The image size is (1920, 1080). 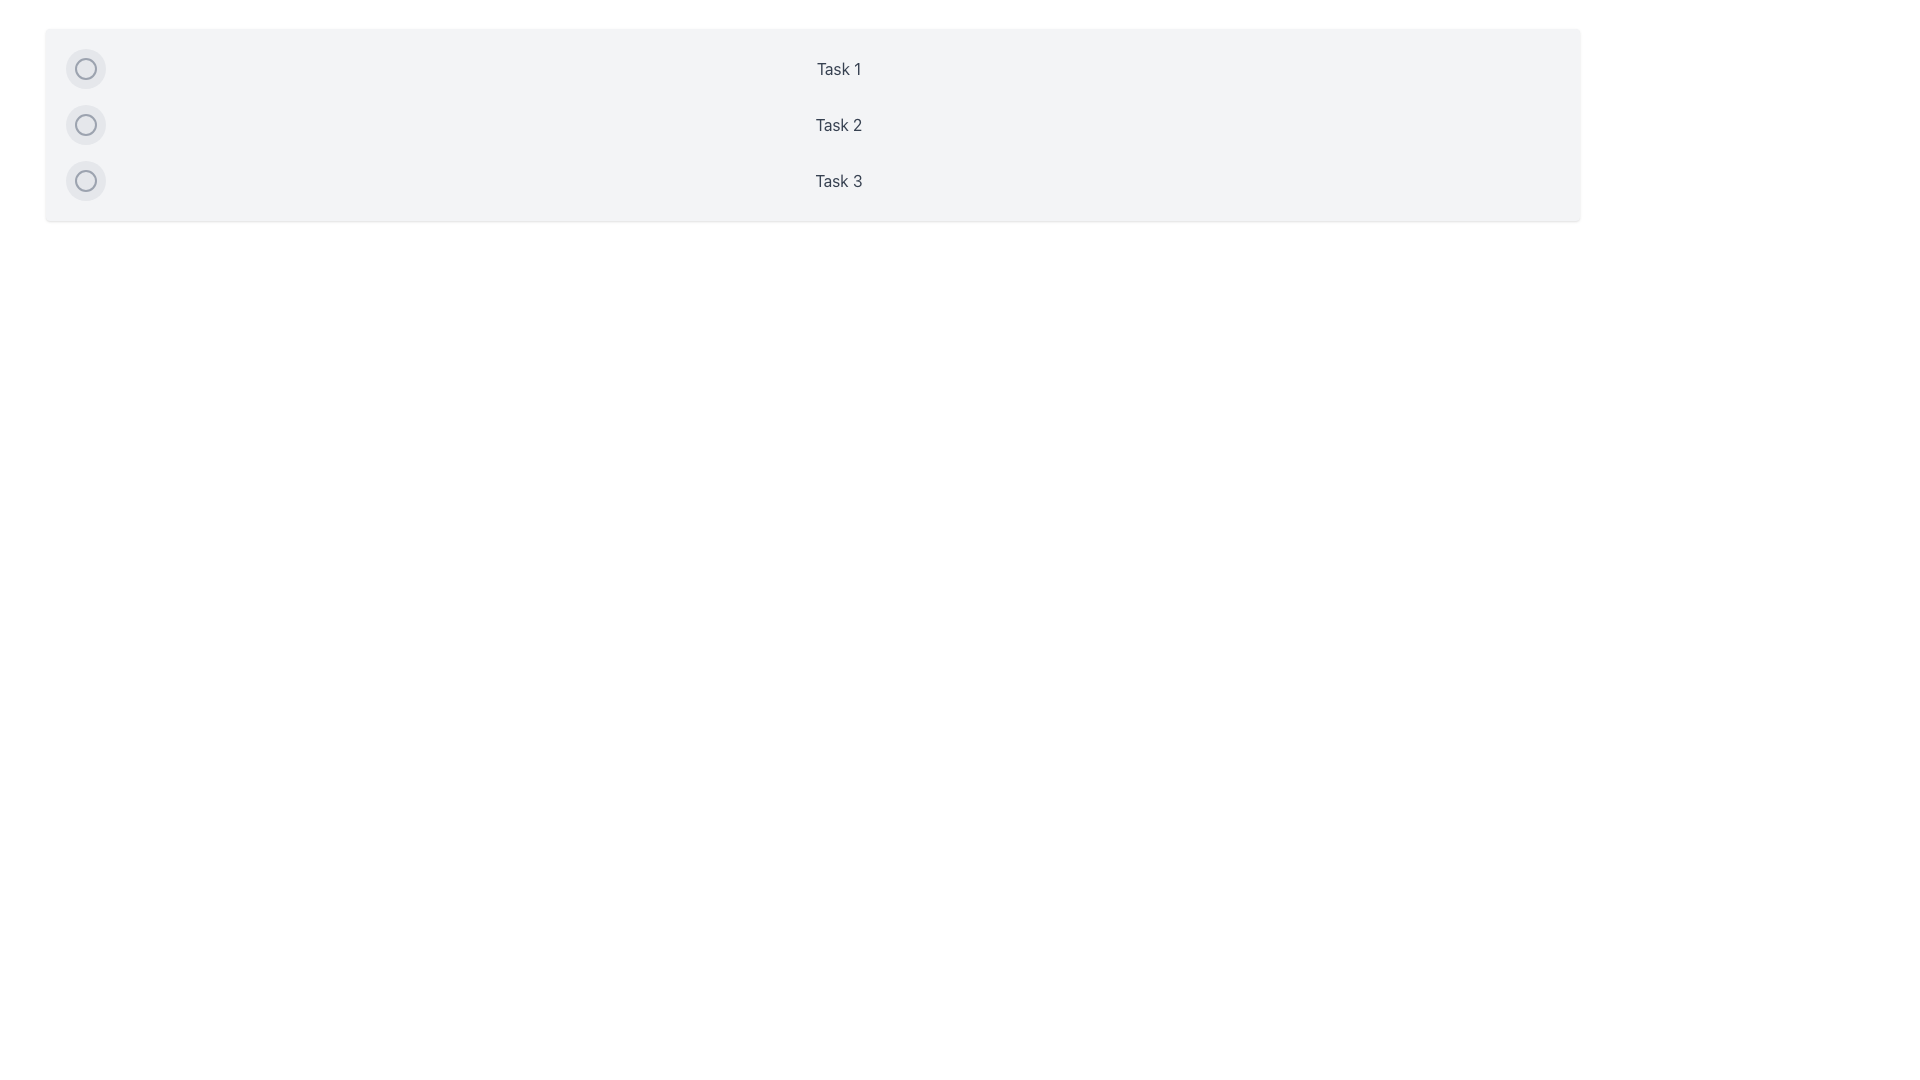 I want to click on the circular button with a gray background located to the left of the text 'Task 2' to trigger its visual effect, so click(x=85, y=124).